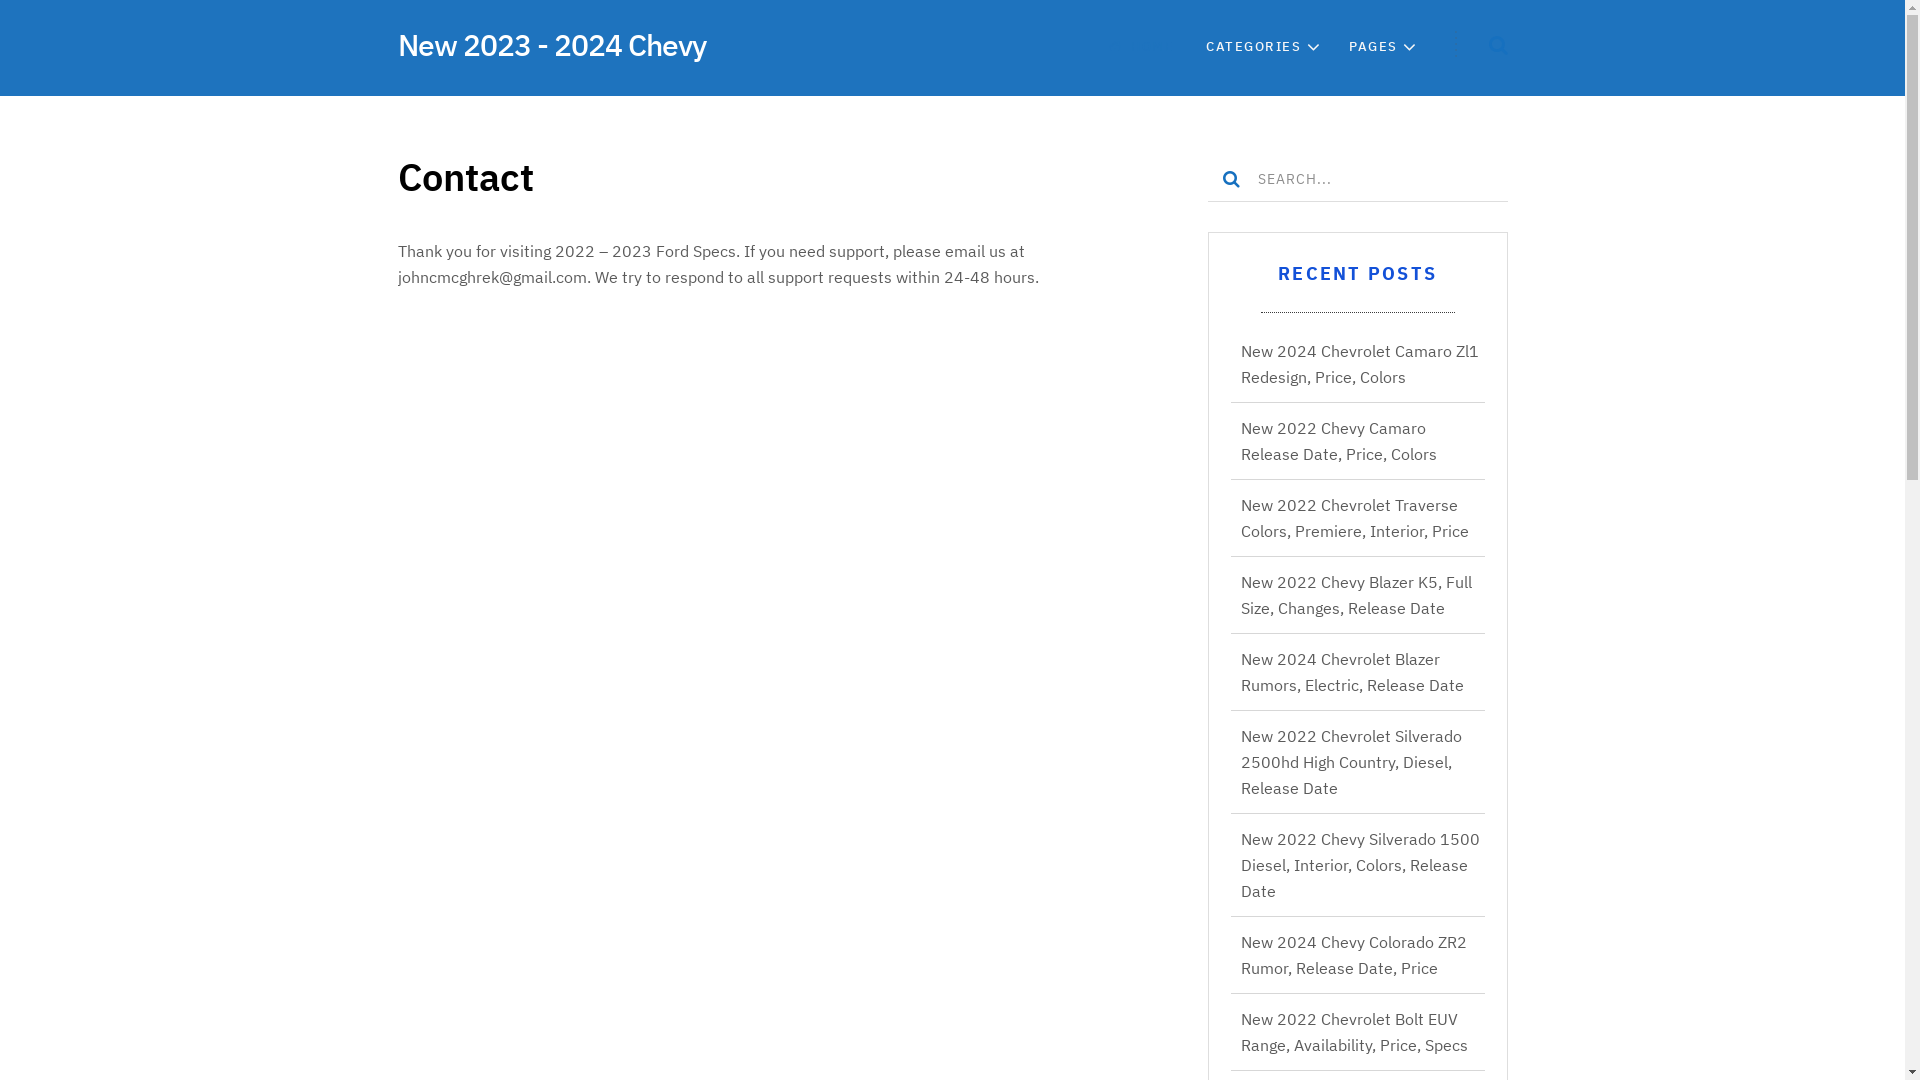 The image size is (1920, 1080). What do you see at coordinates (552, 44) in the screenshot?
I see `'New 2023 - 2024 Chevy'` at bounding box center [552, 44].